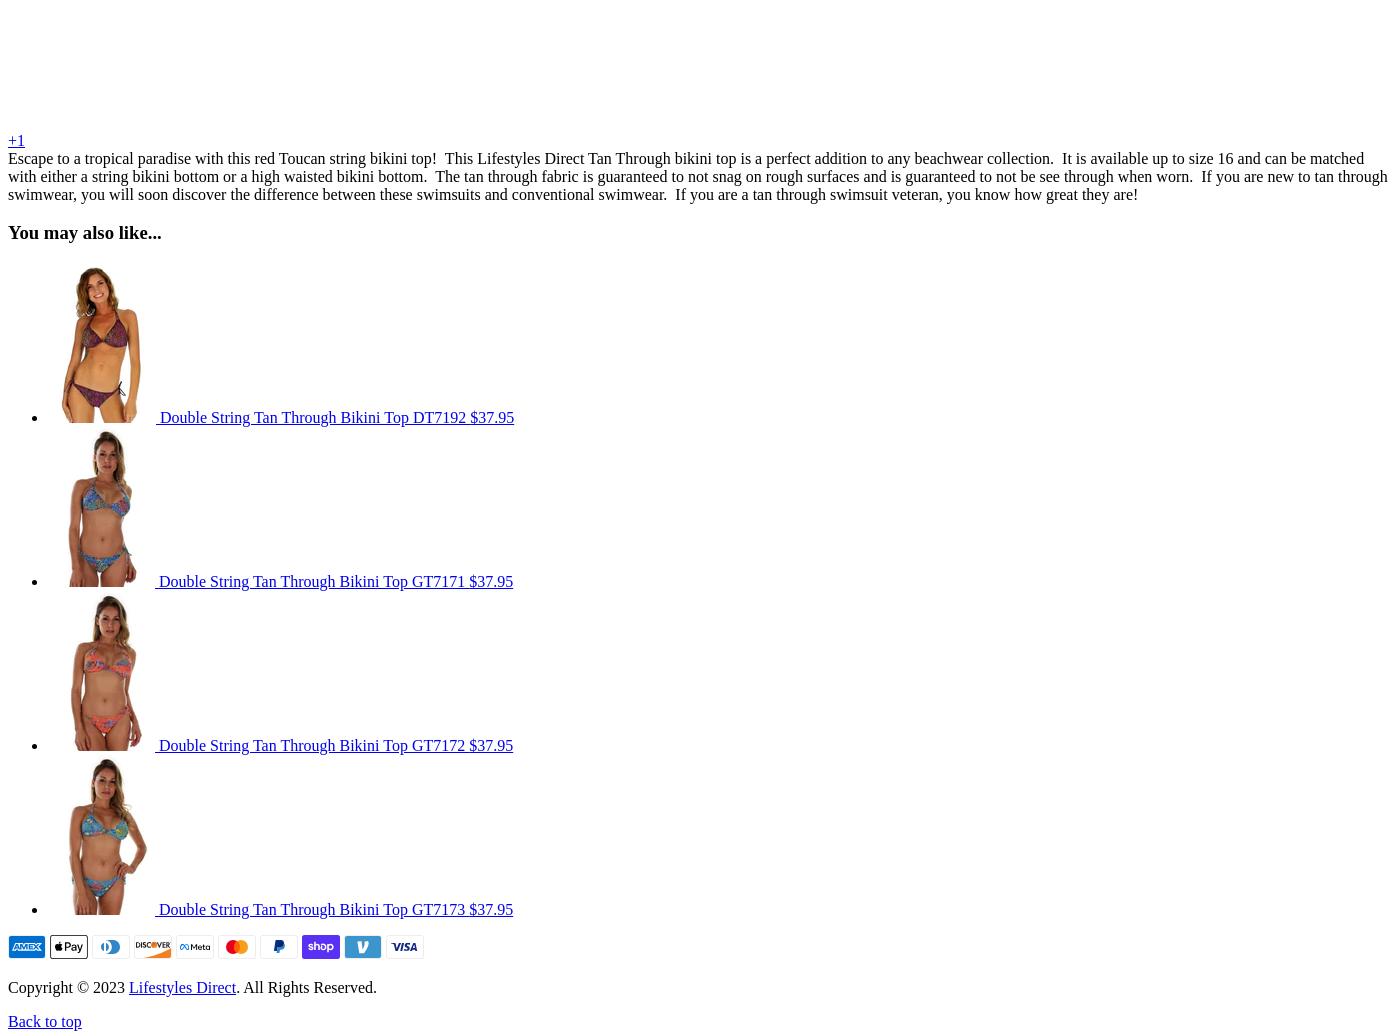 This screenshot has width=1400, height=1036. I want to click on '. All Rights Reserved.', so click(306, 987).